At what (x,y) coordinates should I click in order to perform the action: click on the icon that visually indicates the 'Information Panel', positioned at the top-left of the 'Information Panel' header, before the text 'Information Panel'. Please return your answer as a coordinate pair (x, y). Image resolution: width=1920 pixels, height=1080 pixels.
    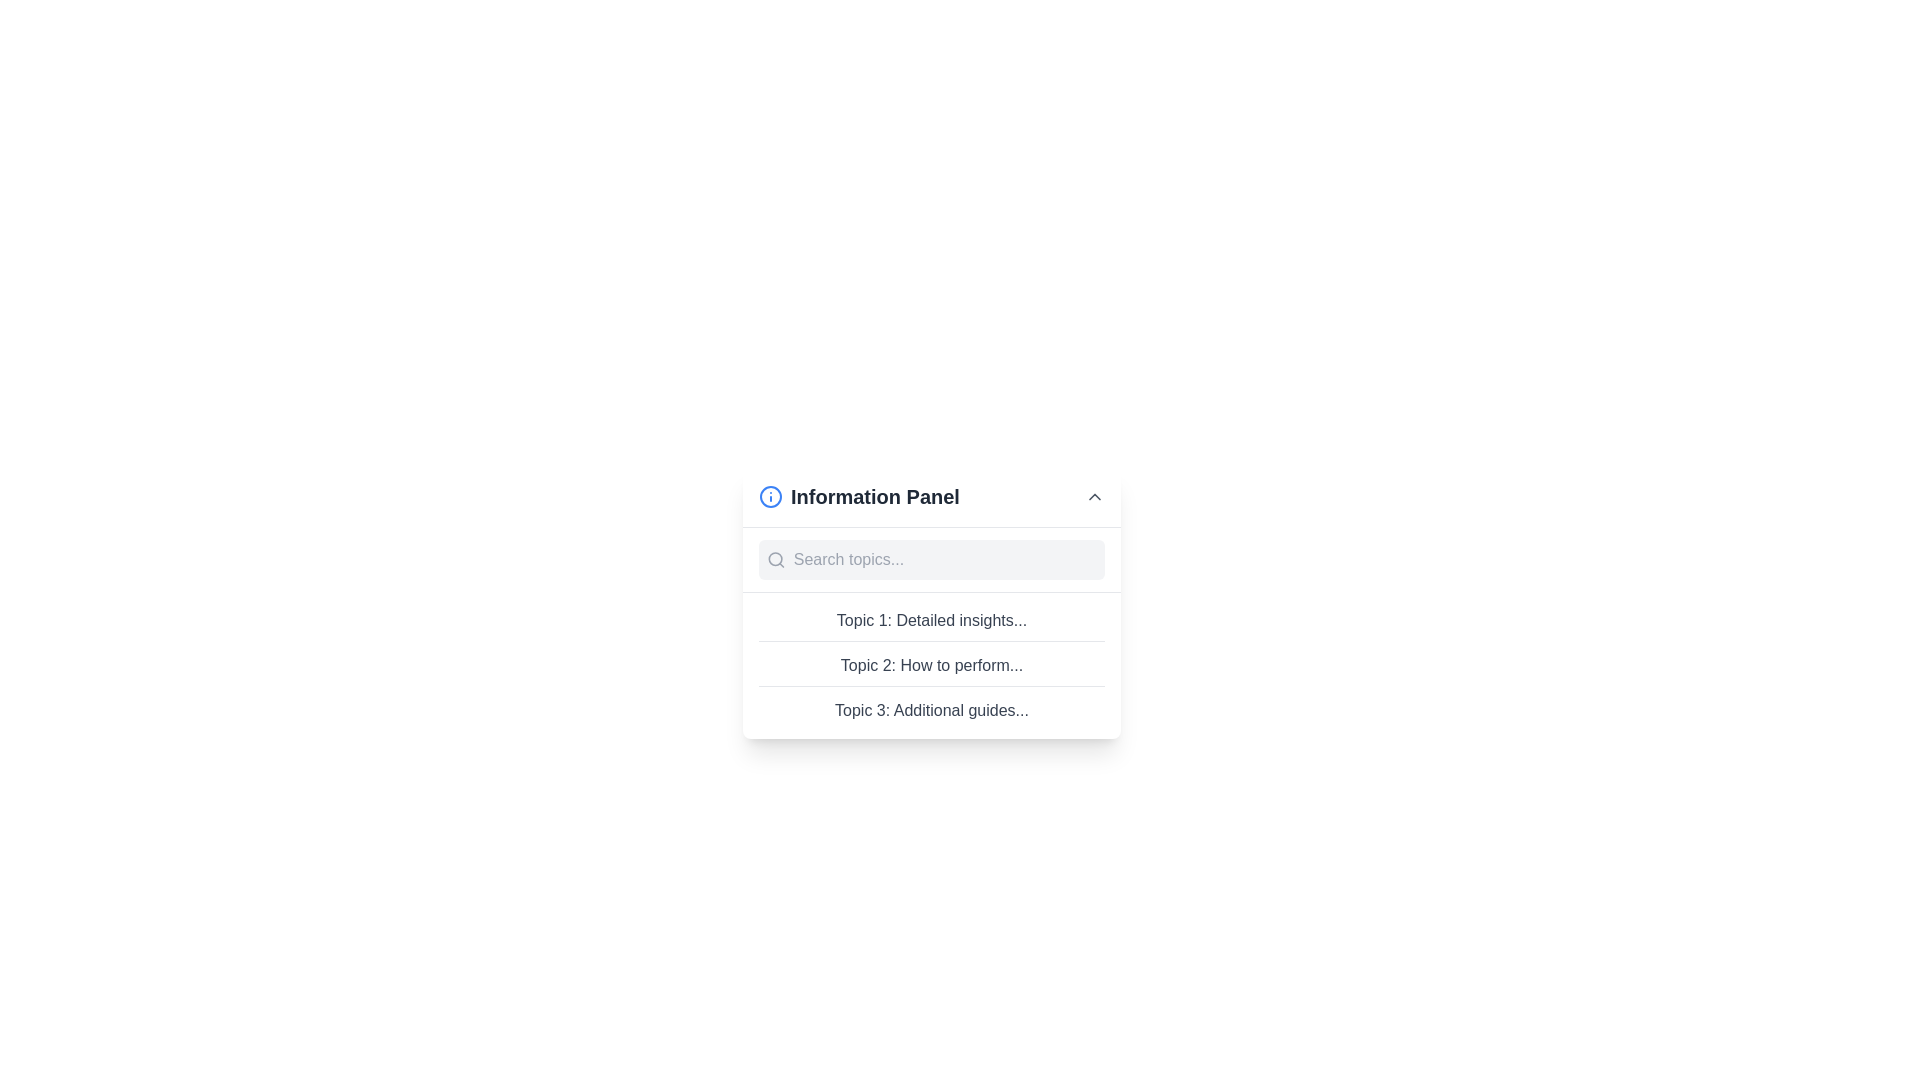
    Looking at the image, I should click on (770, 496).